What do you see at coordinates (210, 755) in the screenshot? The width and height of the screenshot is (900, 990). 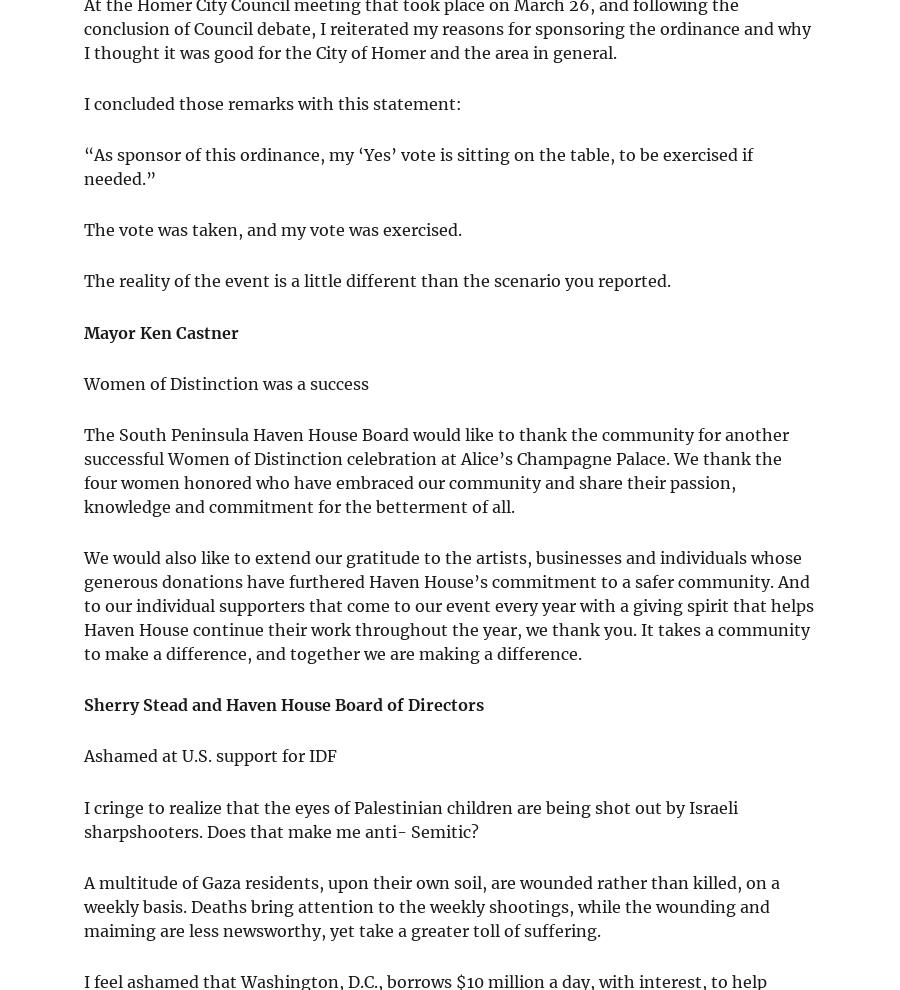 I see `'Ashamed at U.S. support for IDF'` at bounding box center [210, 755].